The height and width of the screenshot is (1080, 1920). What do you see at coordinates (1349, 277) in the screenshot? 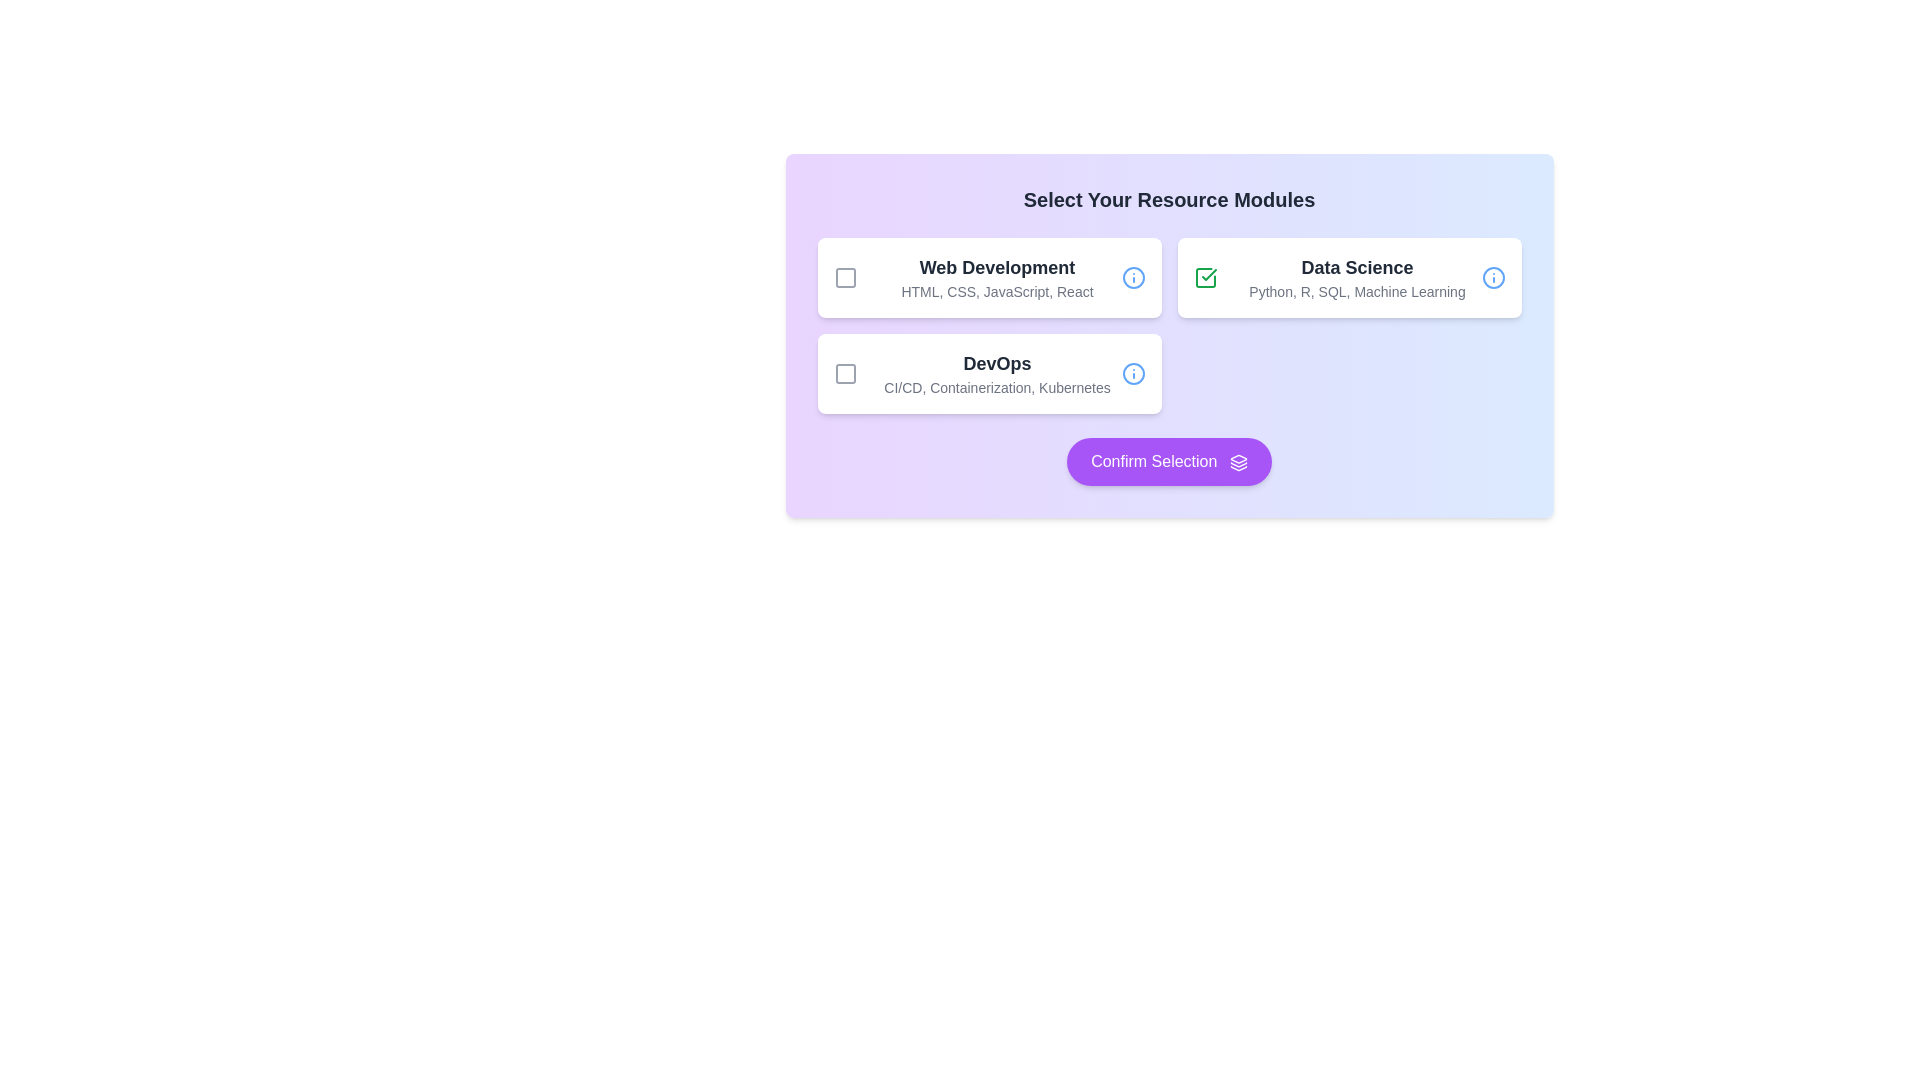
I see `the information icon of the 'Data Science' selectable module` at bounding box center [1349, 277].